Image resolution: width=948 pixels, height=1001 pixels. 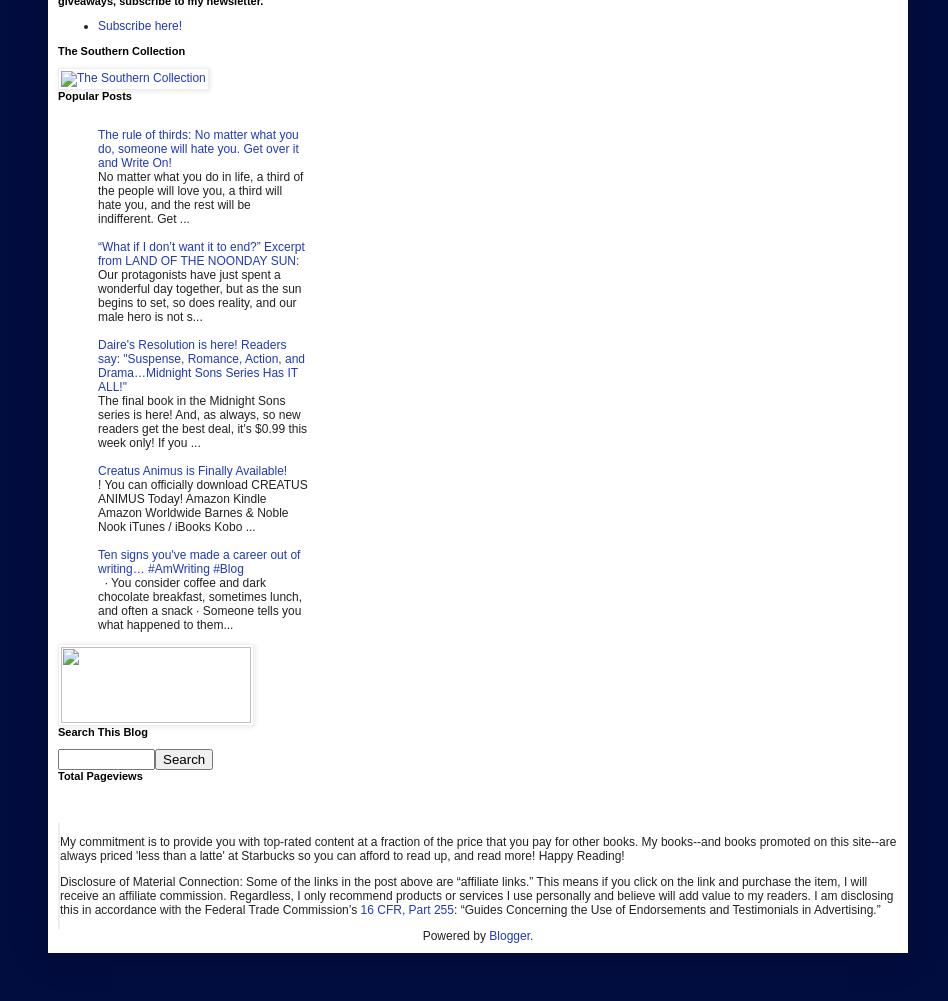 What do you see at coordinates (201, 505) in the screenshot?
I see `'!​   You can officially download CREATUS ANIMUS Today!  Amazon Kindle Amazon Worldwide Barnes & Noble Nook iTunes / iBooks Kobo ...'` at bounding box center [201, 505].